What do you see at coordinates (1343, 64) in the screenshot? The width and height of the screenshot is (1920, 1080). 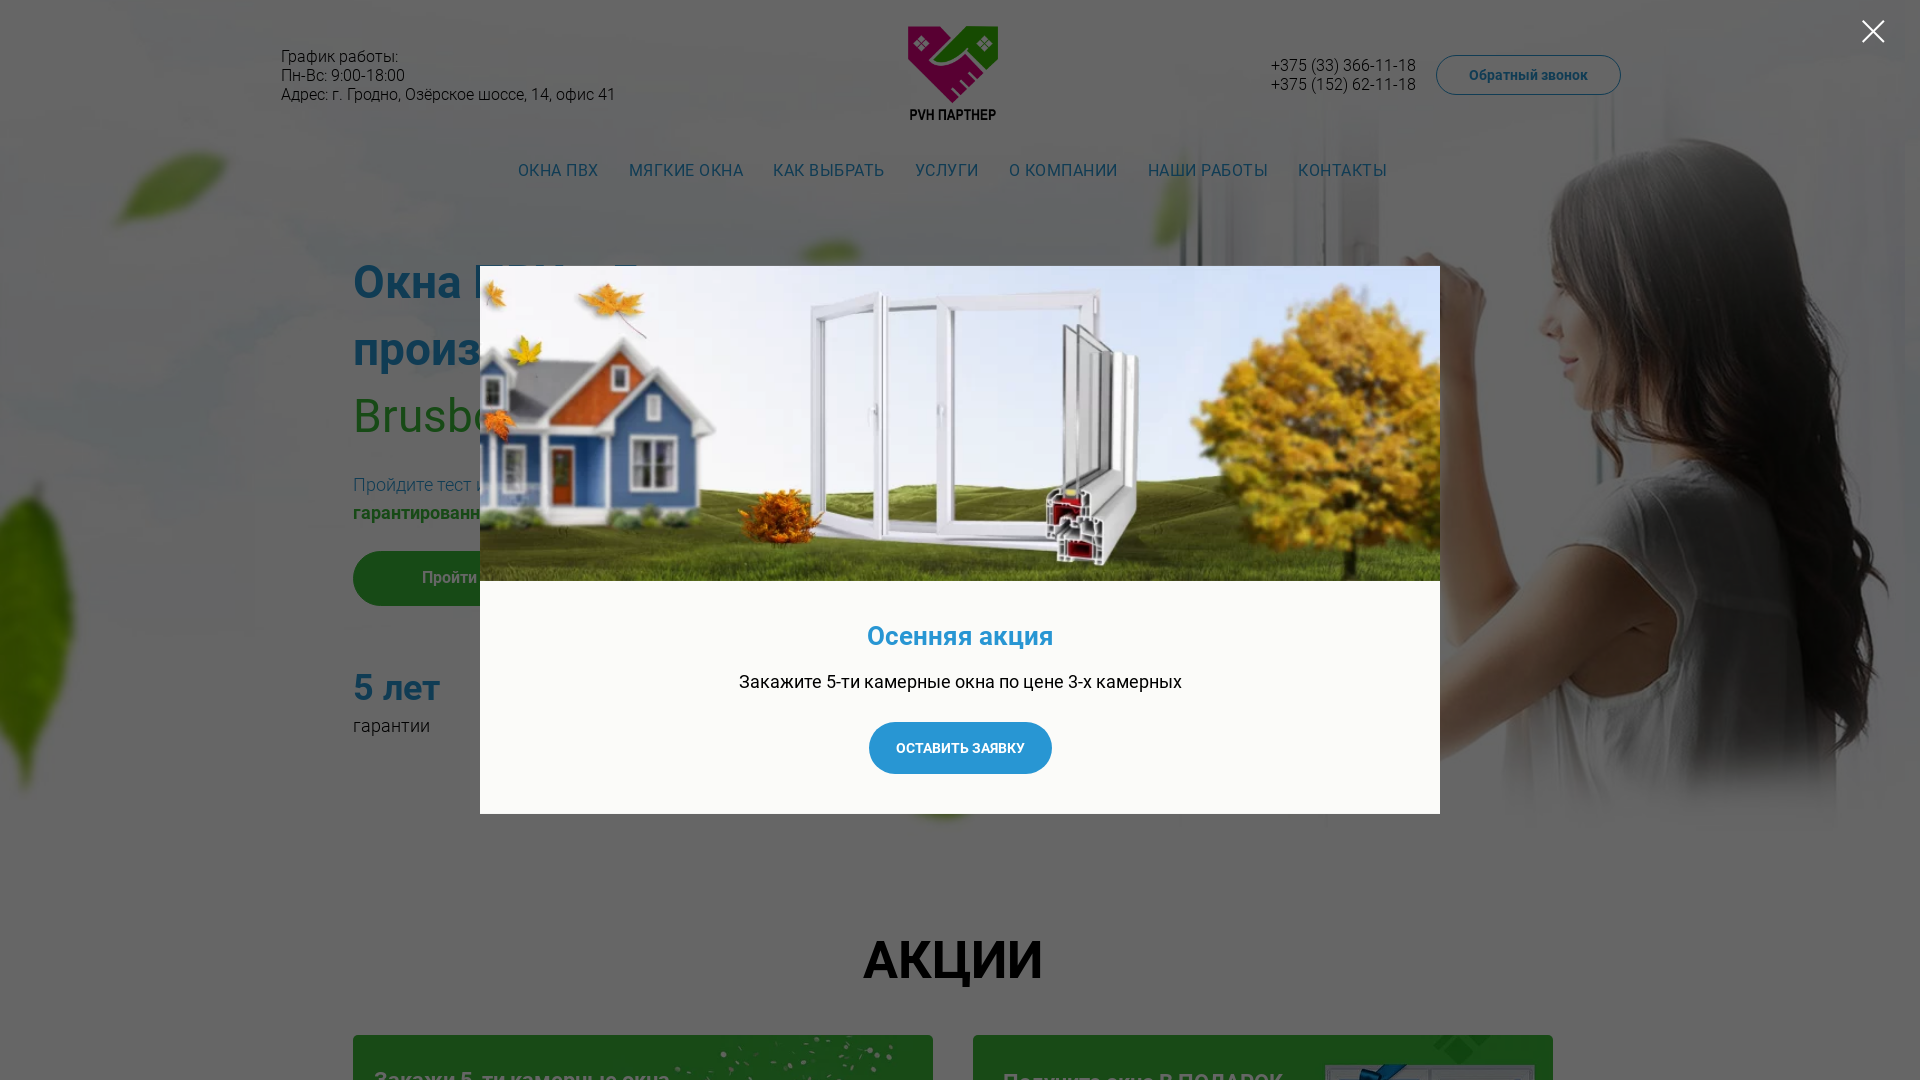 I see `'+375 (33) 366-11-18'` at bounding box center [1343, 64].